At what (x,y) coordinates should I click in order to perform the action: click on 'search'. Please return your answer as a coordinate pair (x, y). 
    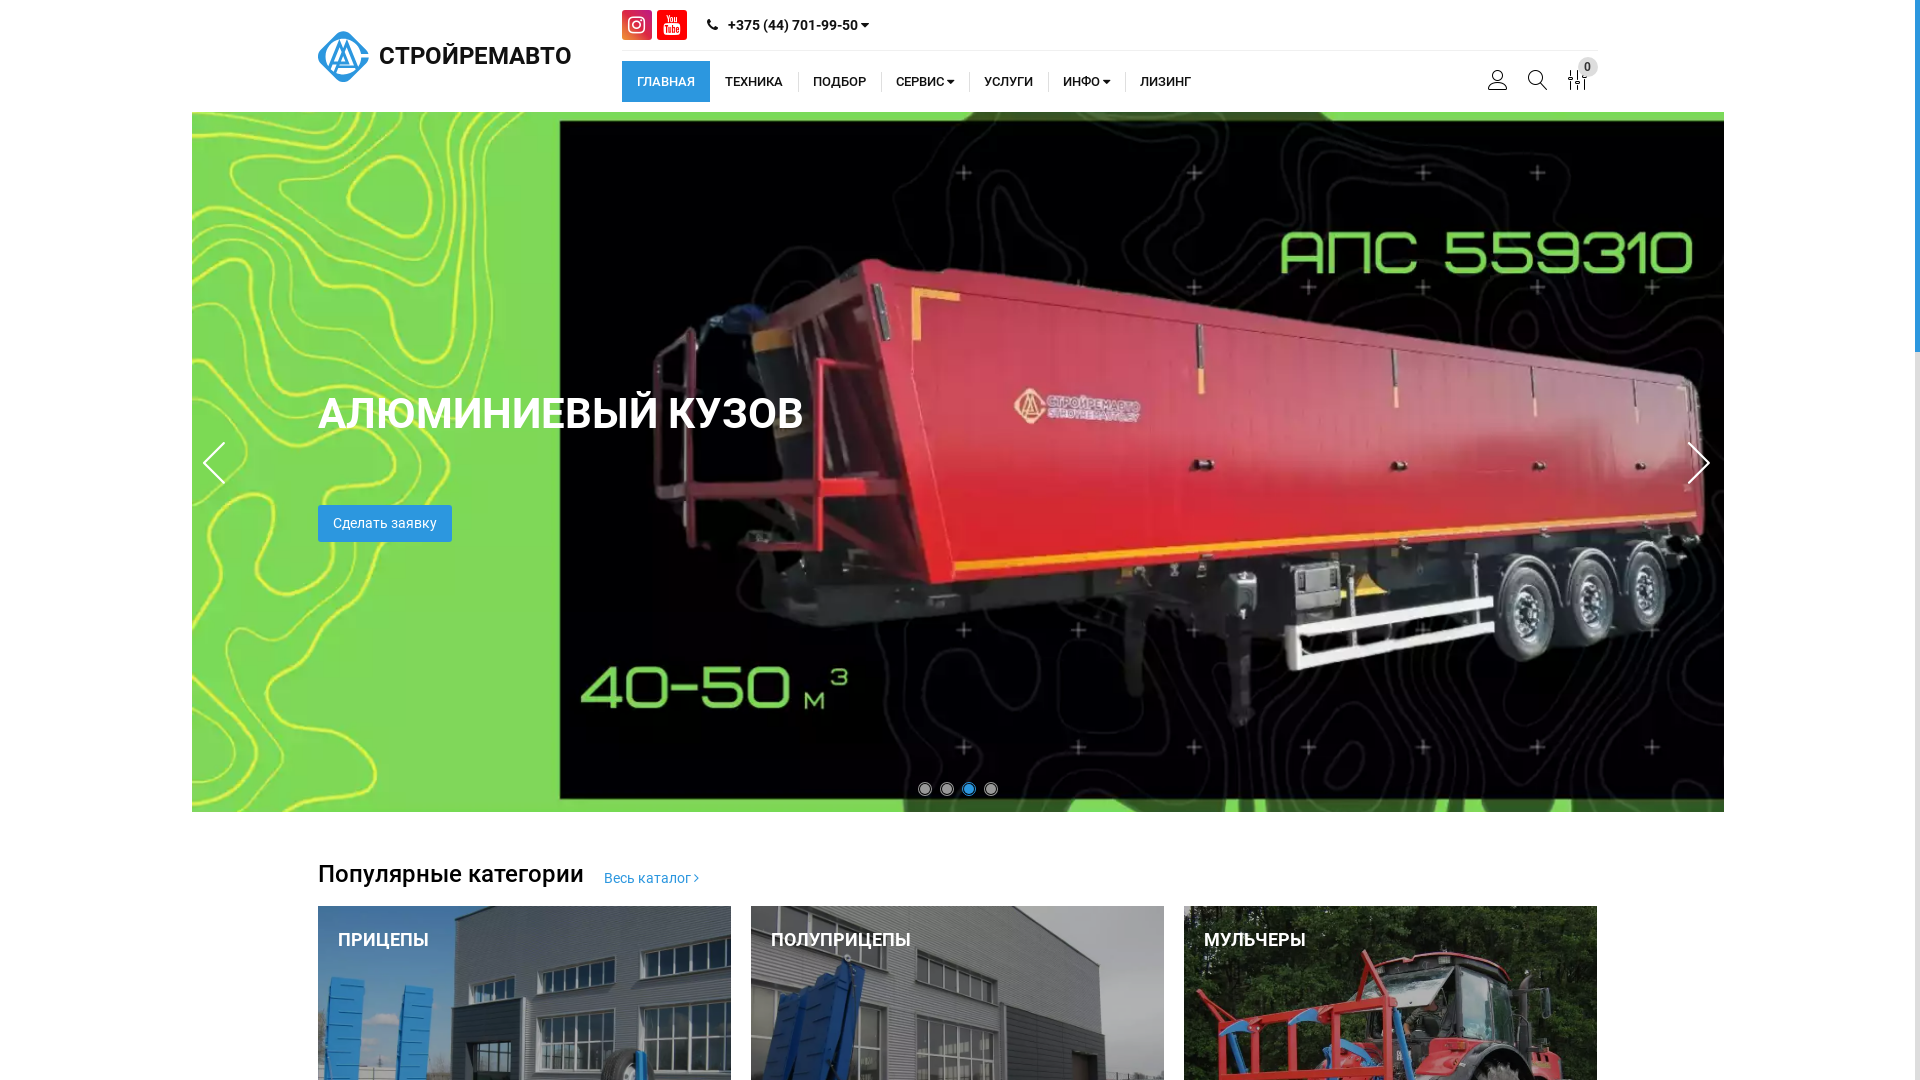
    Looking at the image, I should click on (1536, 80).